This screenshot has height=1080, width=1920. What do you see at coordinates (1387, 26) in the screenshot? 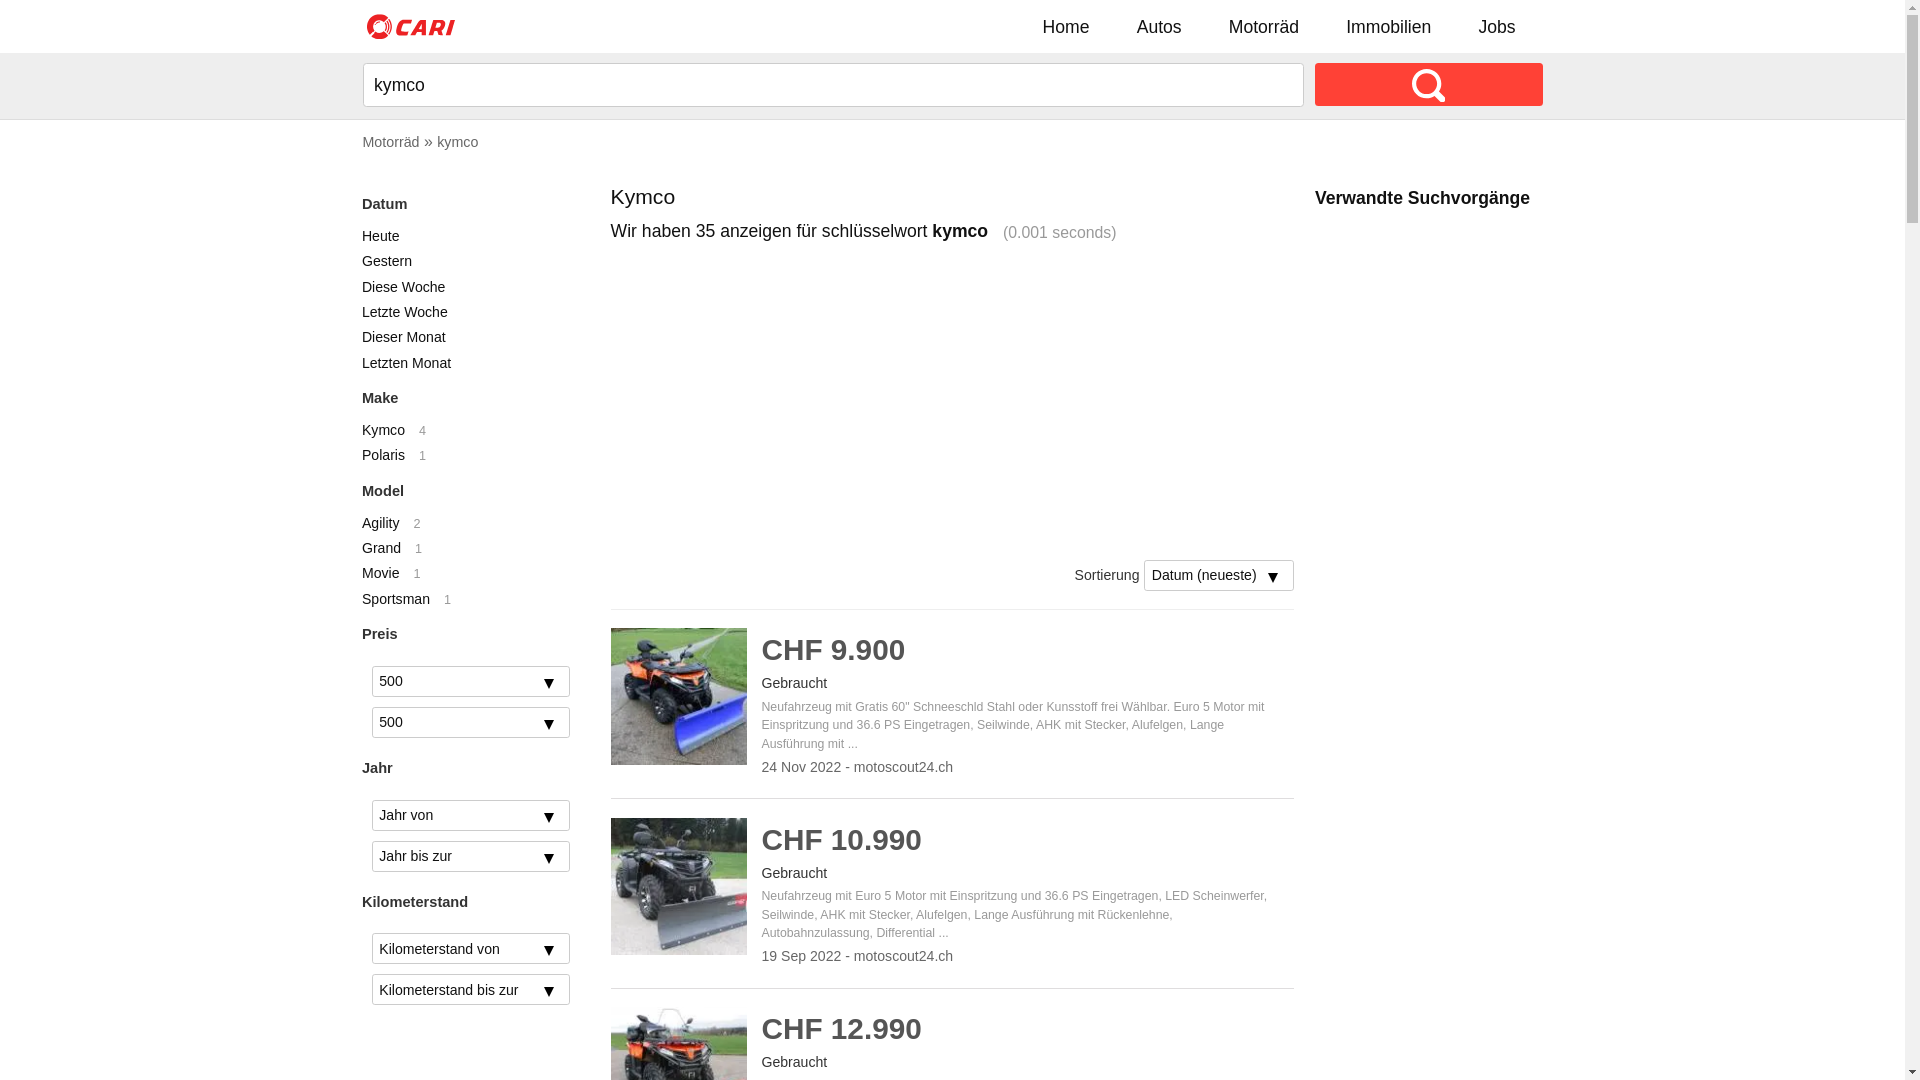
I see `'Immobilien'` at bounding box center [1387, 26].